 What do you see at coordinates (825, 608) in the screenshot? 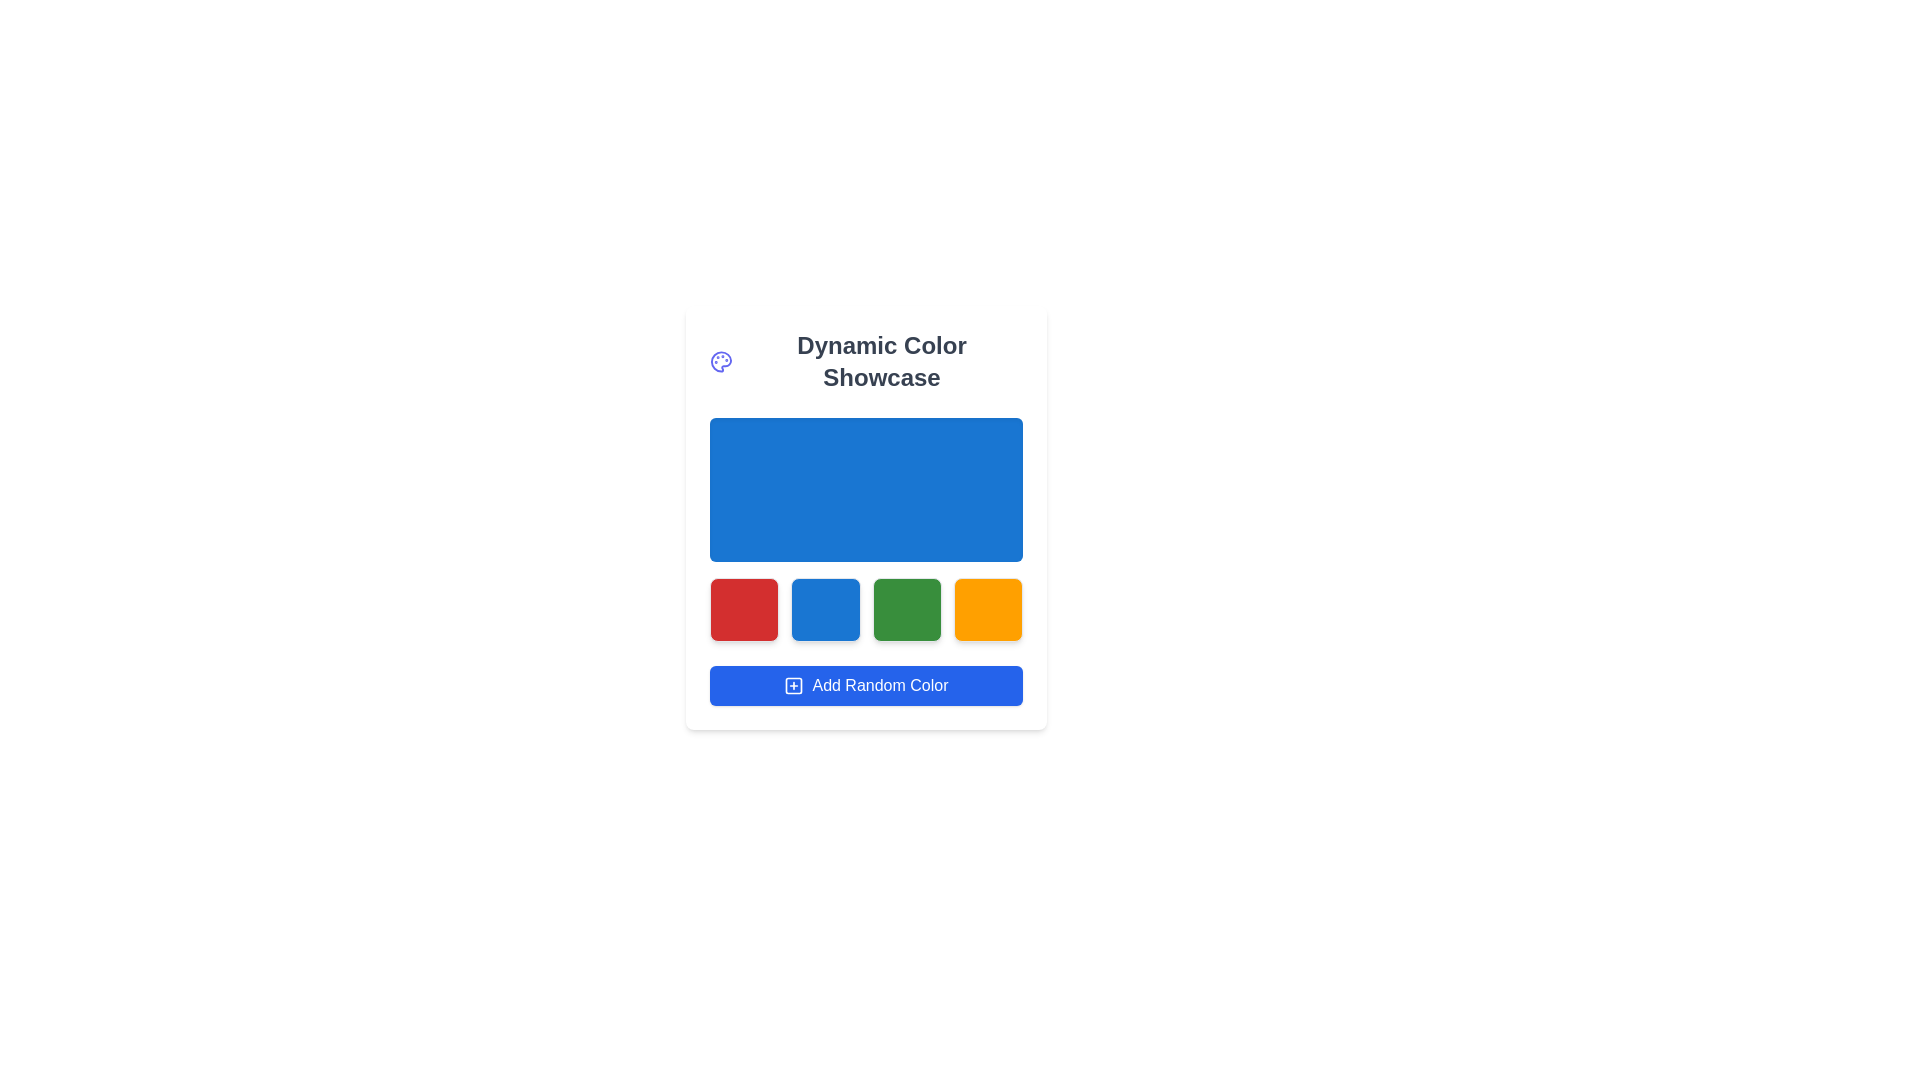
I see `the second colored square button` at bounding box center [825, 608].